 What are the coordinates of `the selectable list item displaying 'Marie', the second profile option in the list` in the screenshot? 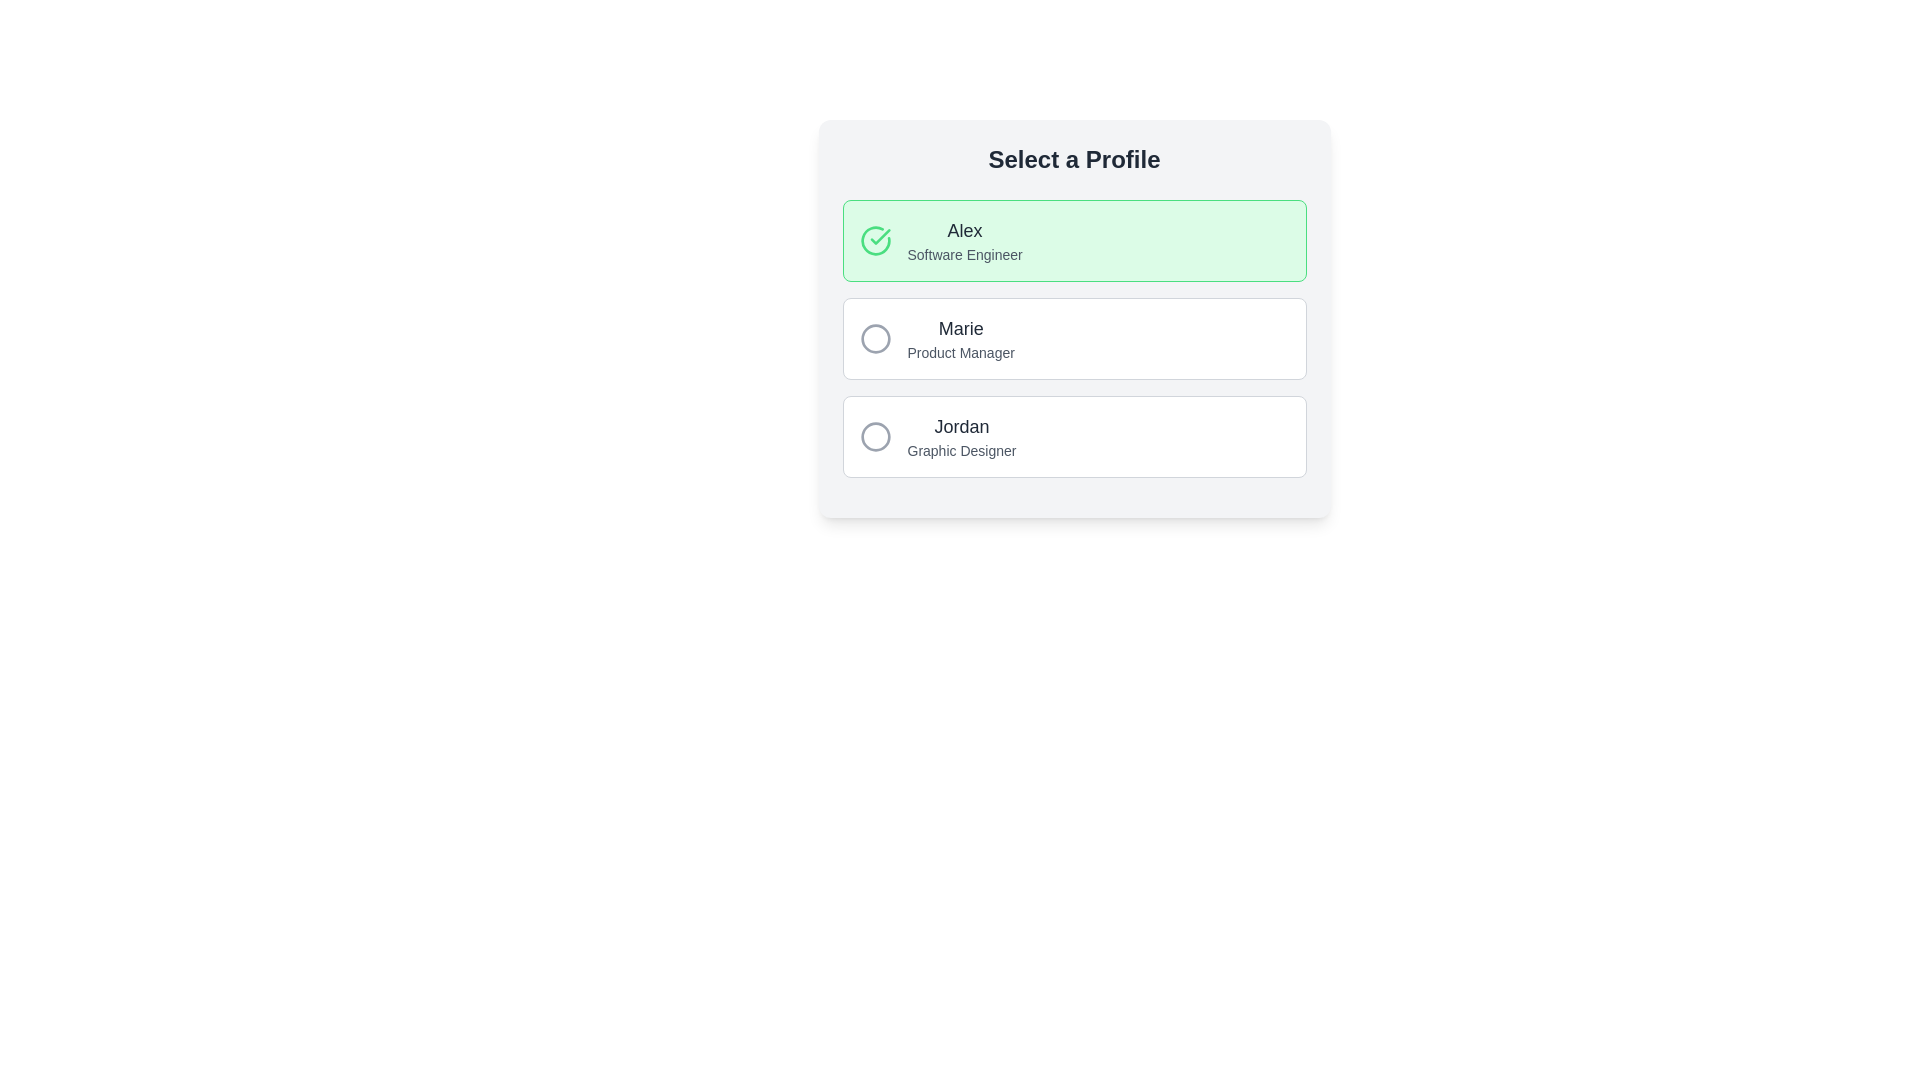 It's located at (1073, 338).